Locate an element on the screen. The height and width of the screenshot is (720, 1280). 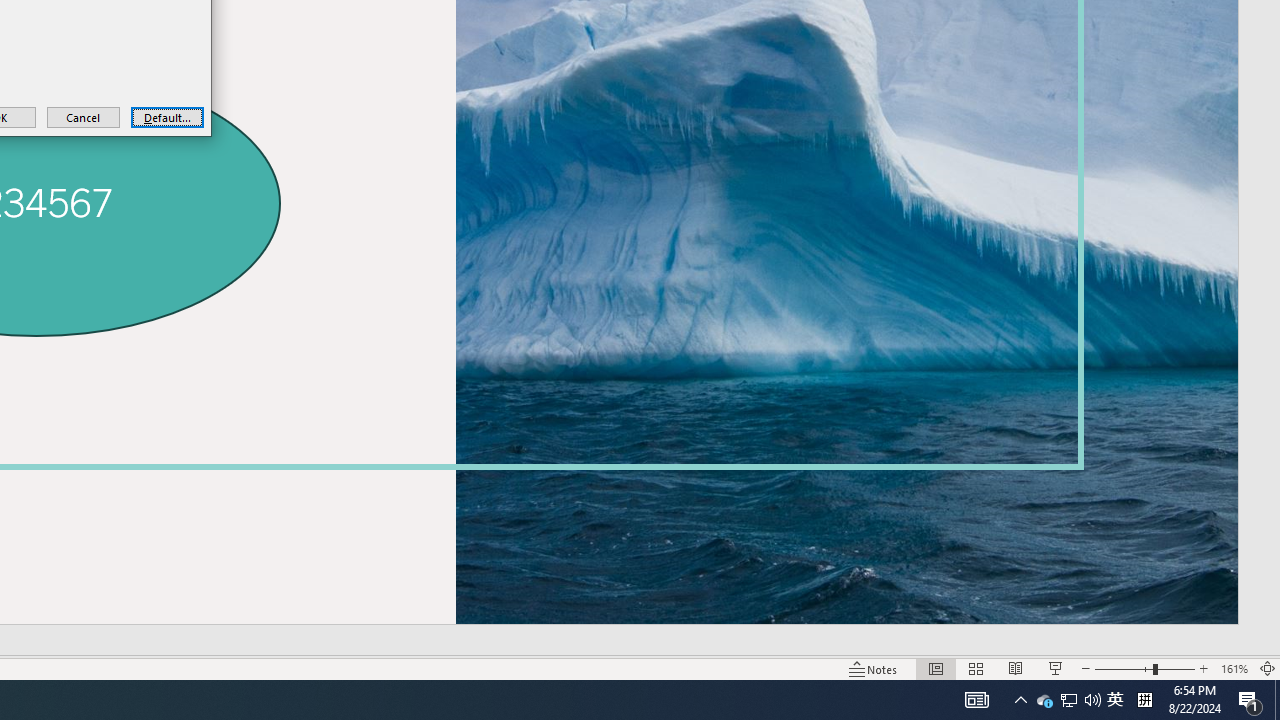
'Q2790: 100%' is located at coordinates (1092, 698).